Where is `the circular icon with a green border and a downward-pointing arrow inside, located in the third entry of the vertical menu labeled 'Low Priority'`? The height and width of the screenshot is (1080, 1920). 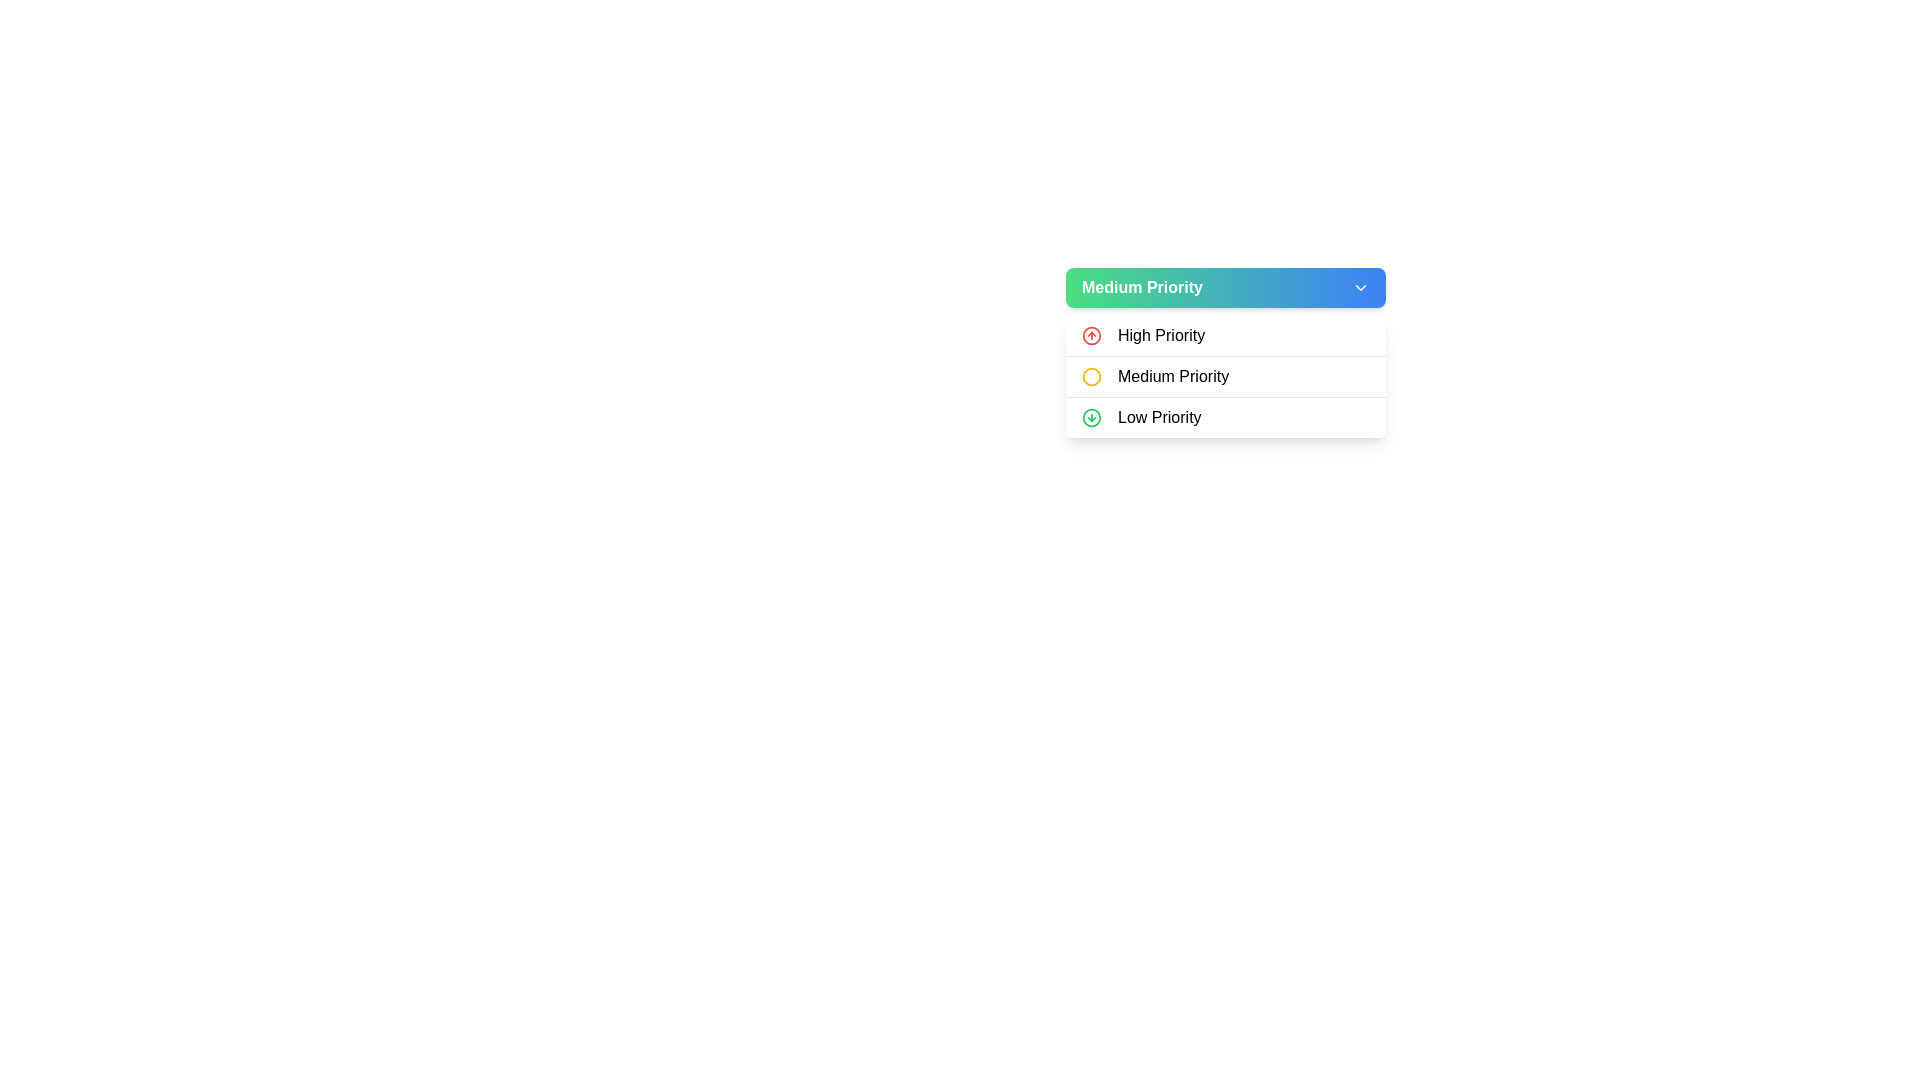 the circular icon with a green border and a downward-pointing arrow inside, located in the third entry of the vertical menu labeled 'Low Priority' is located at coordinates (1090, 416).